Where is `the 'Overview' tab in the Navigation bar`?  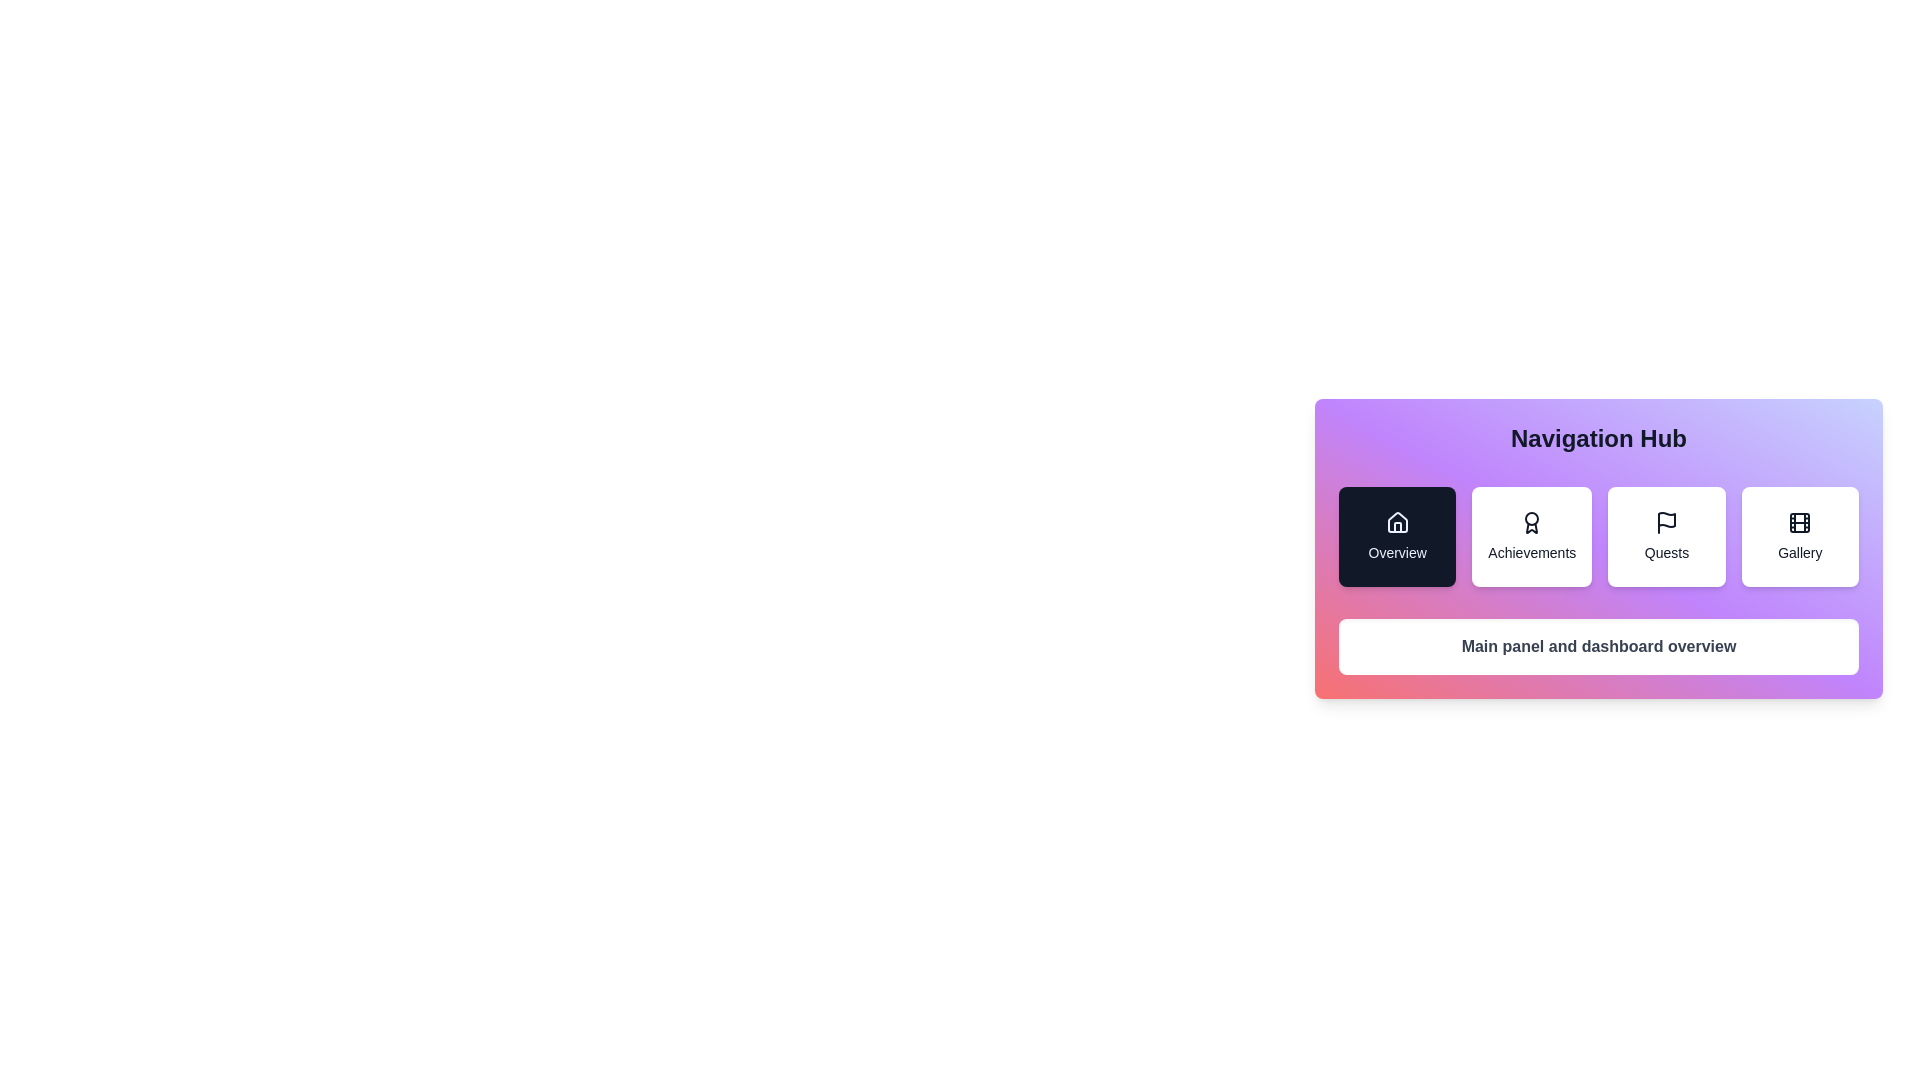
the 'Overview' tab in the Navigation bar is located at coordinates (1597, 535).